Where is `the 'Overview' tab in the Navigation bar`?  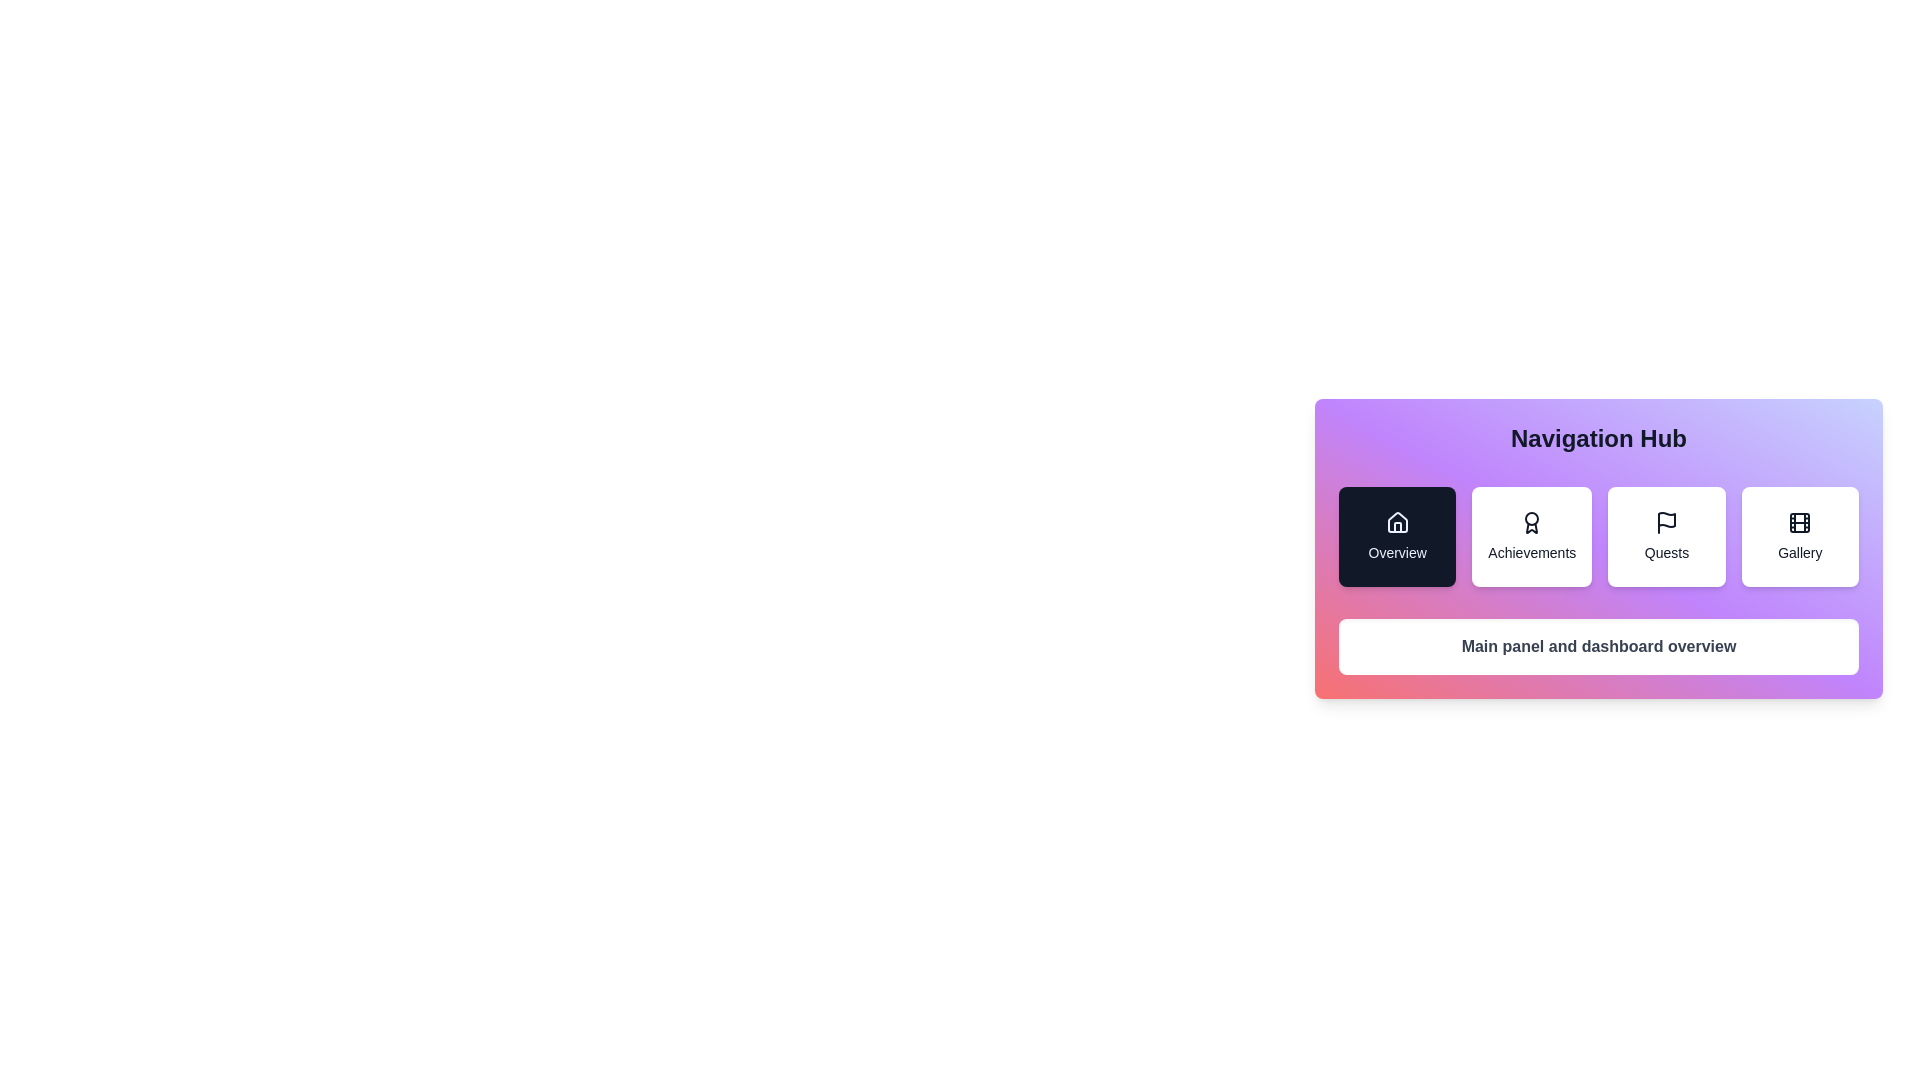
the 'Overview' tab in the Navigation bar is located at coordinates (1597, 535).